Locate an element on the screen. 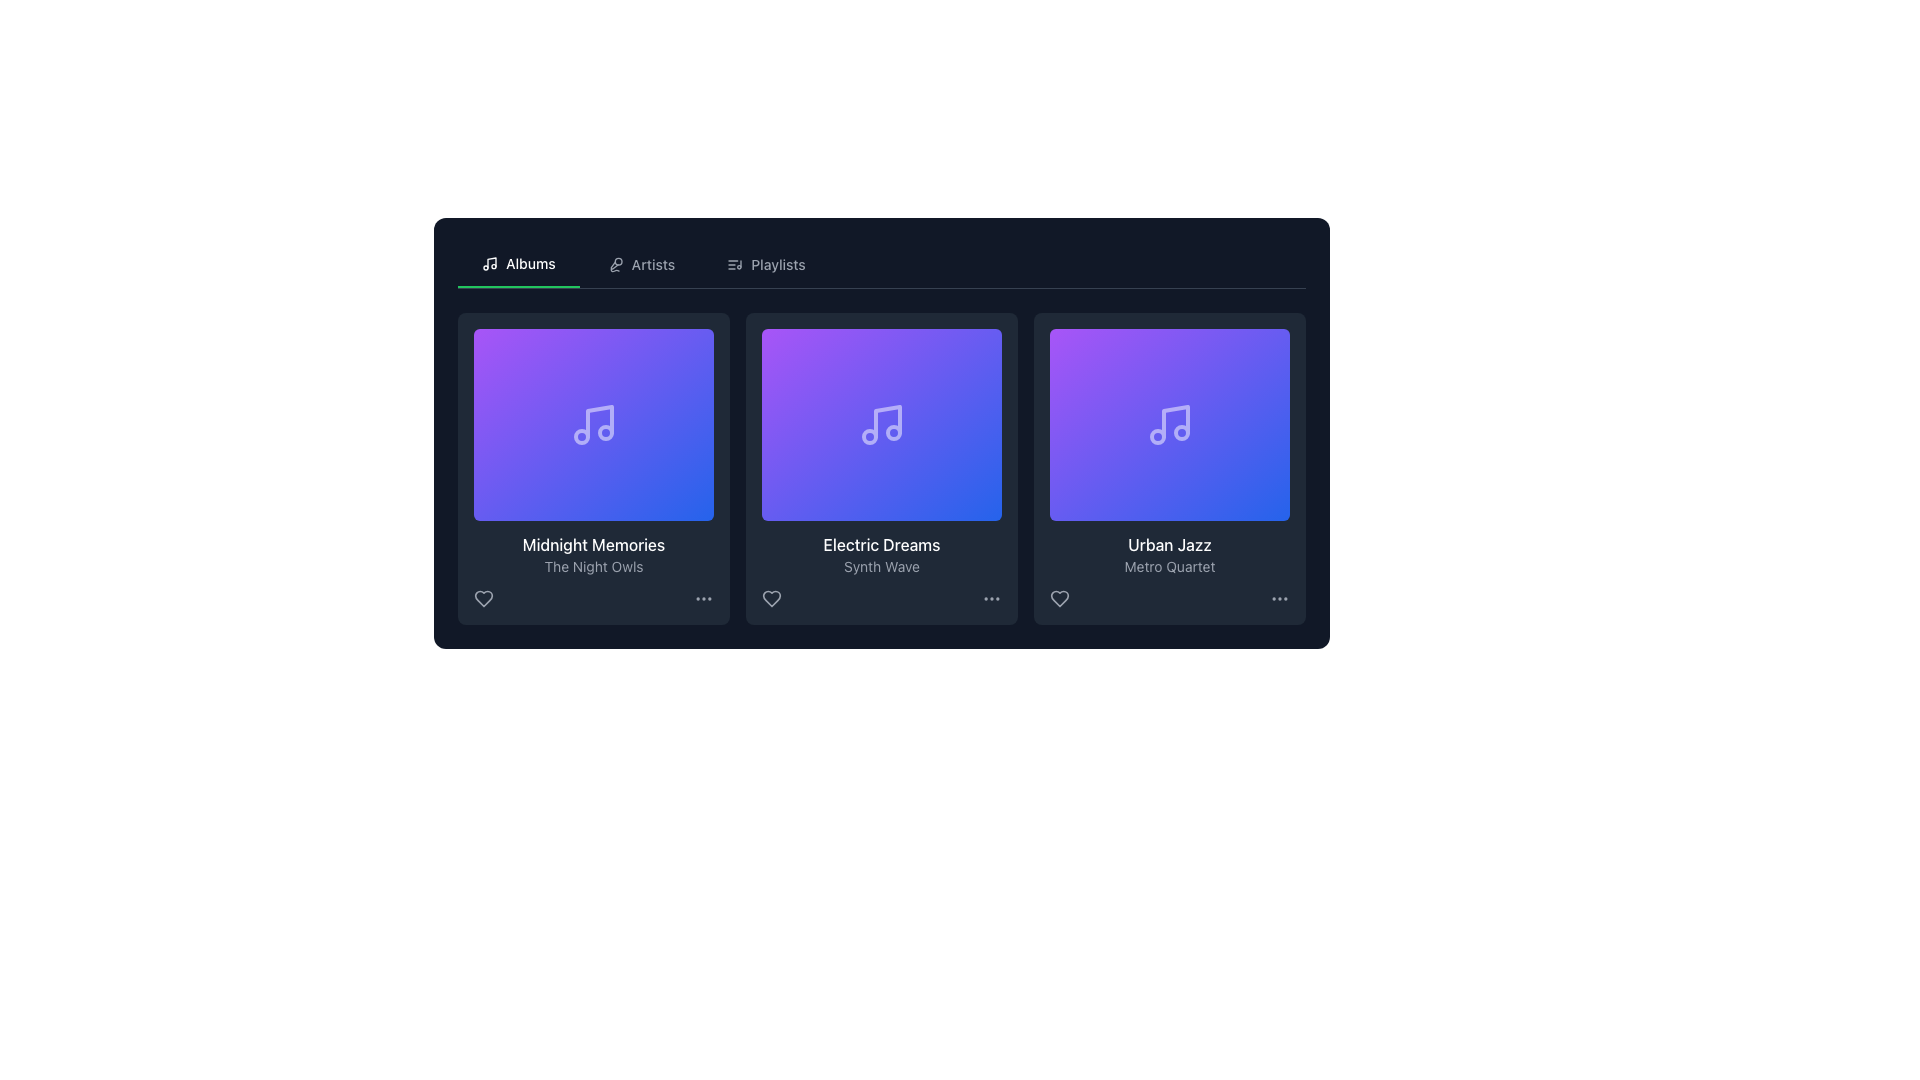  the music note icon, which is the third item in a horizontally-aligned list of cards, centrally located within a gradient background of purple to blue is located at coordinates (1170, 423).